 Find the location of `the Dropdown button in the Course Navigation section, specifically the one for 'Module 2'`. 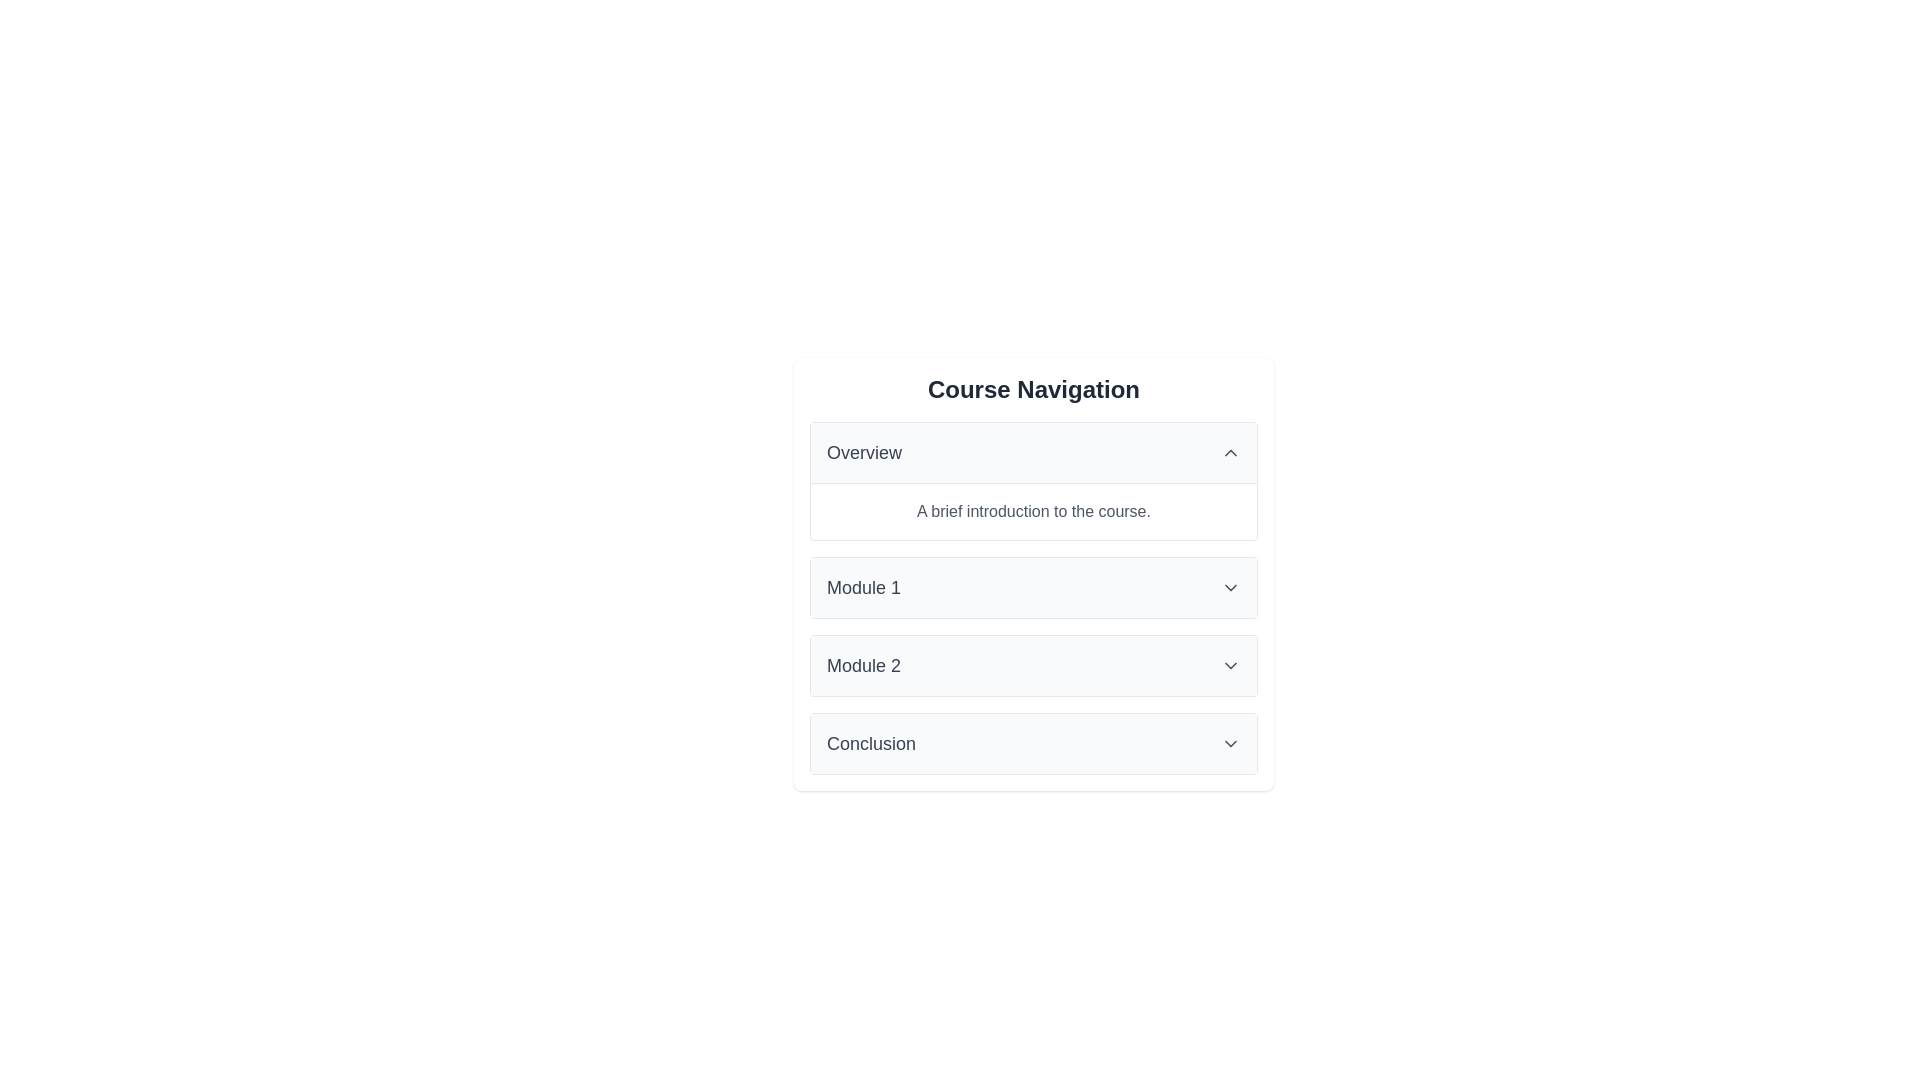

the Dropdown button in the Course Navigation section, specifically the one for 'Module 2' is located at coordinates (1033, 666).